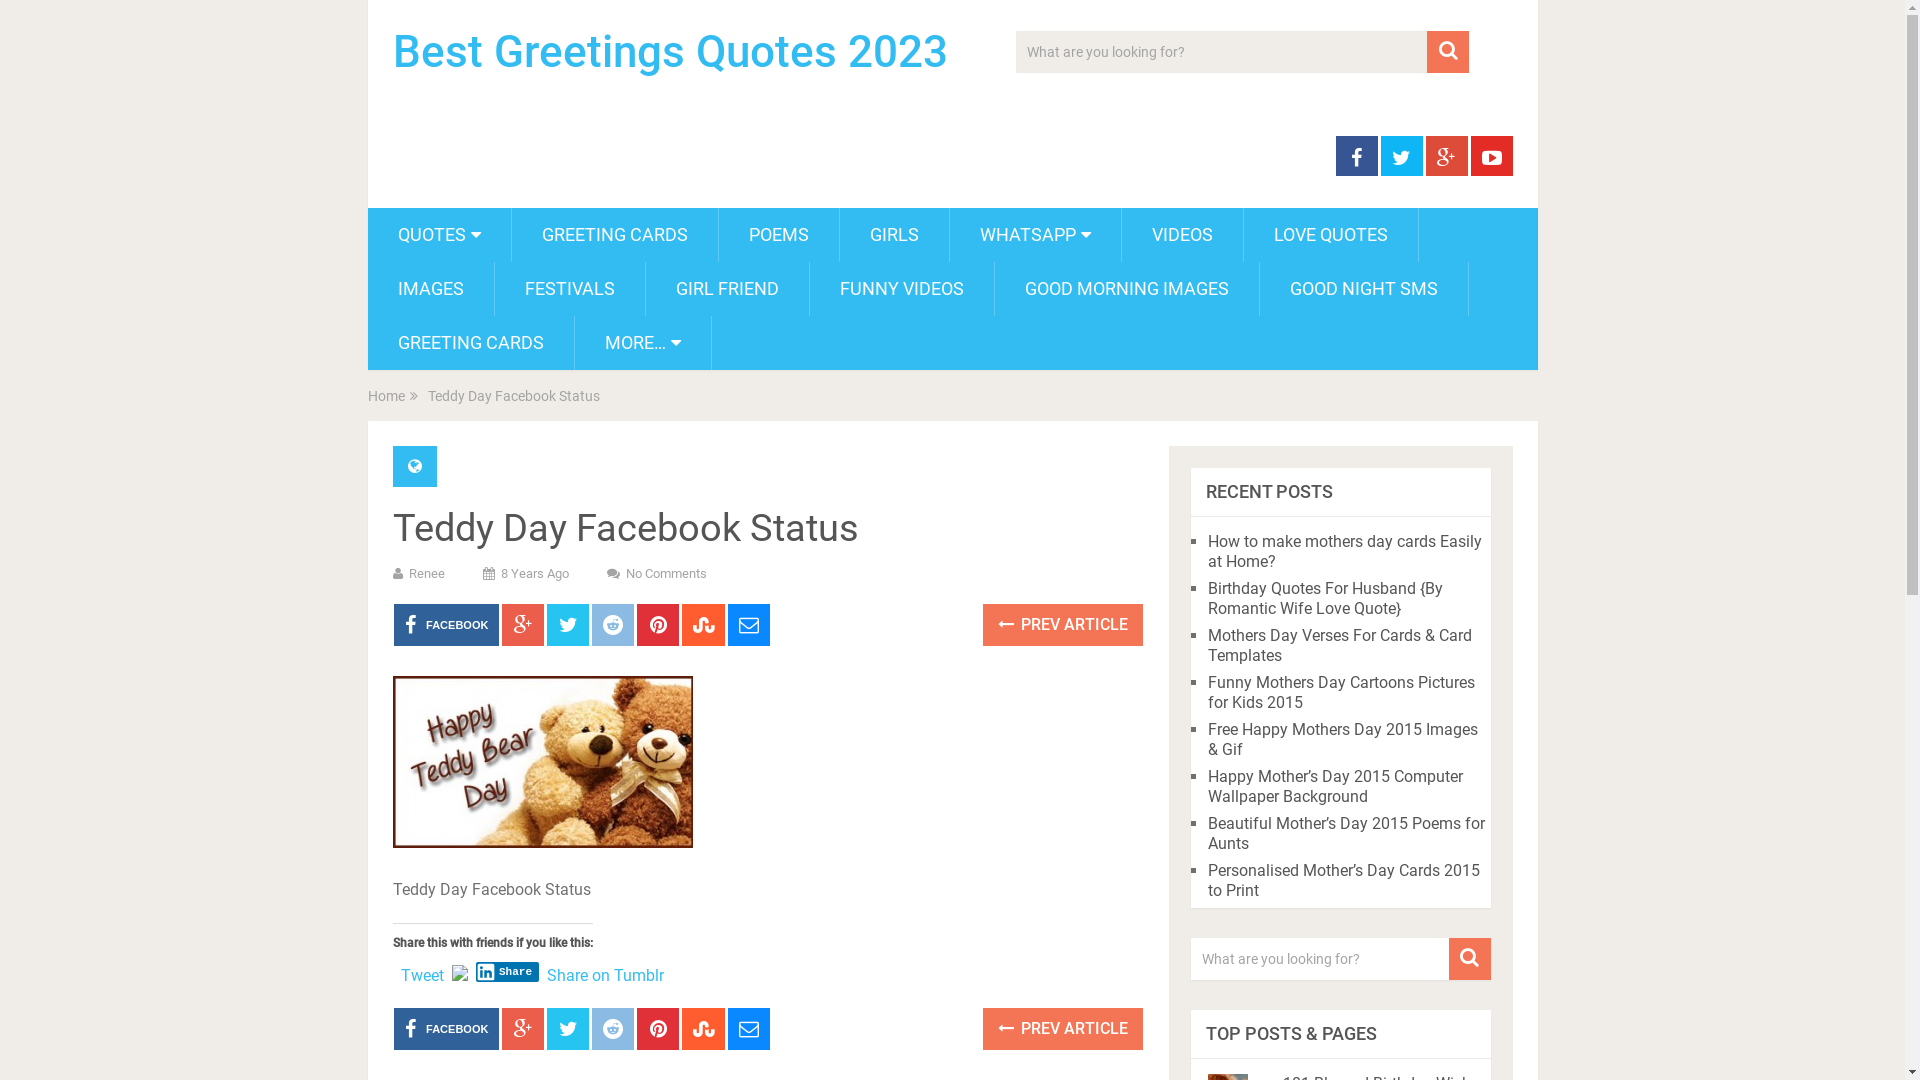 The image size is (1920, 1080). I want to click on 'WHATSAPP', so click(1035, 234).